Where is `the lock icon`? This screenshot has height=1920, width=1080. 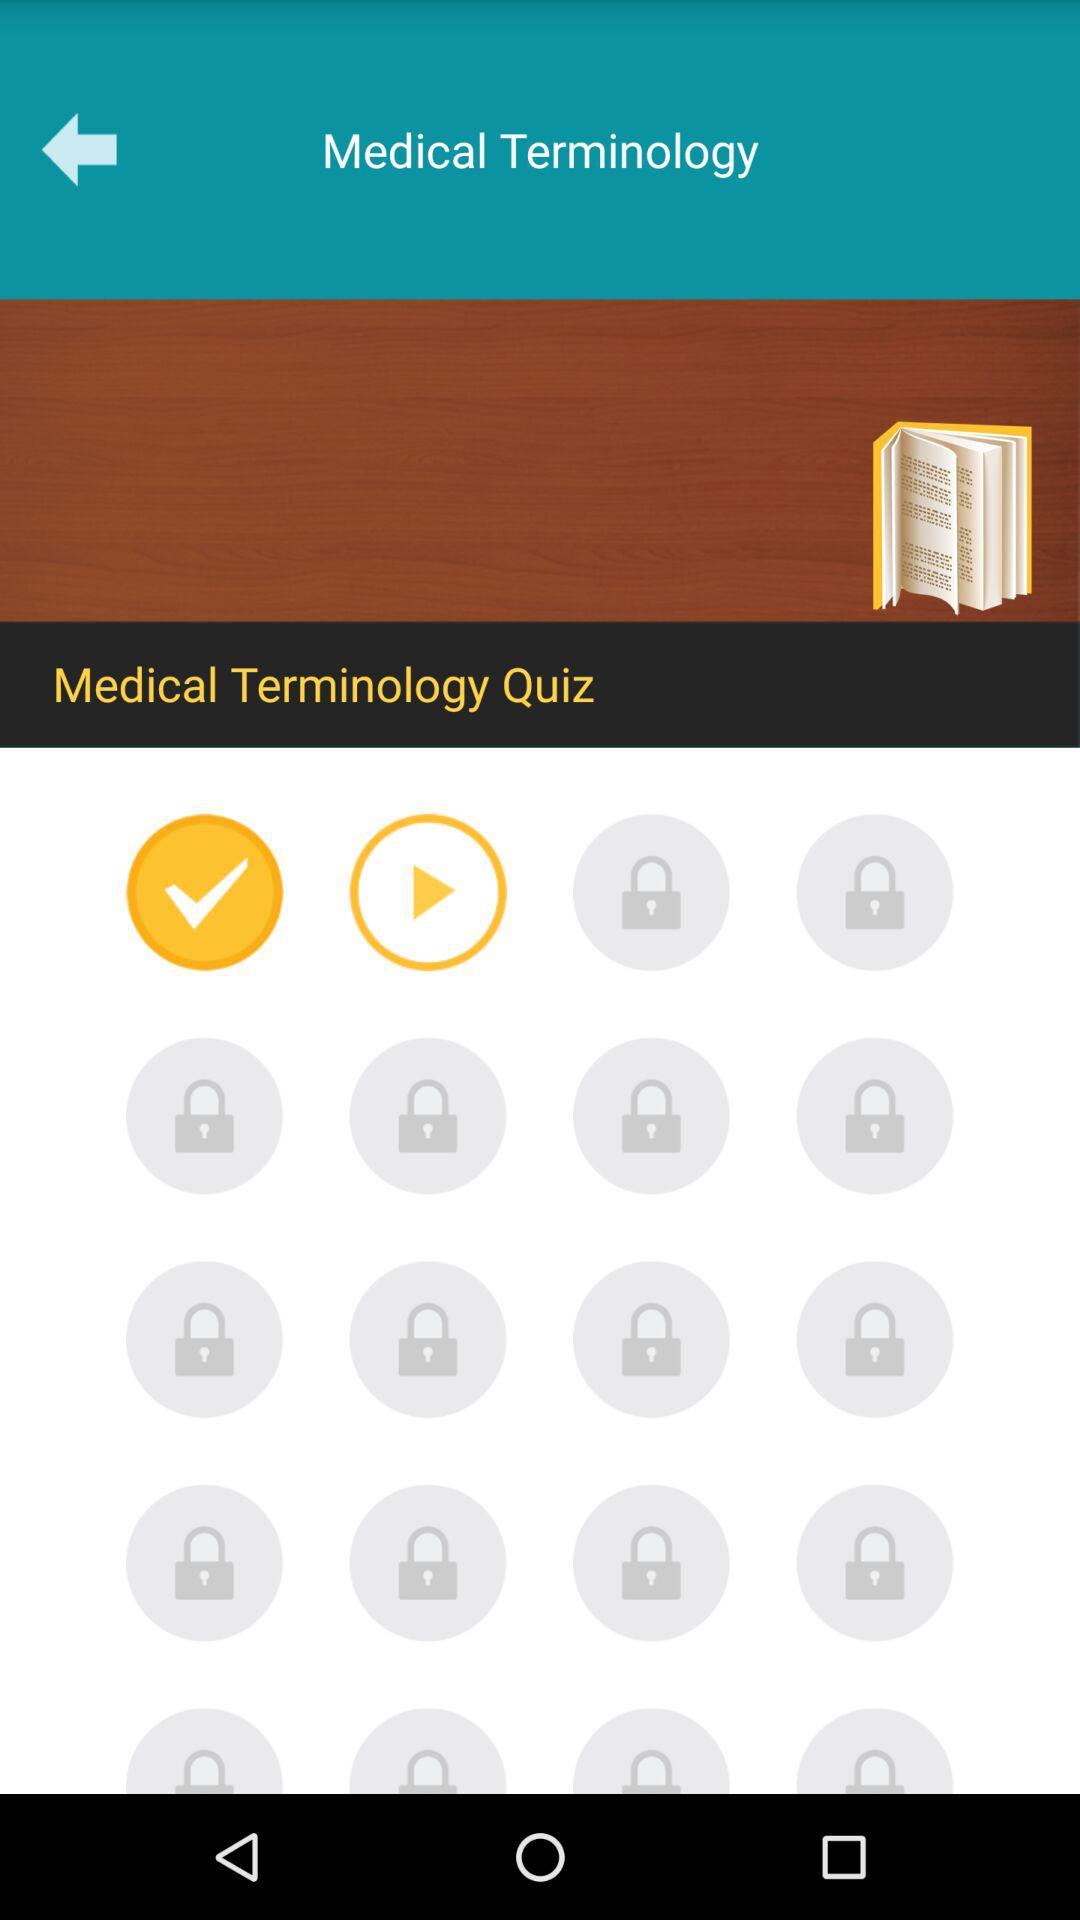
the lock icon is located at coordinates (427, 1672).